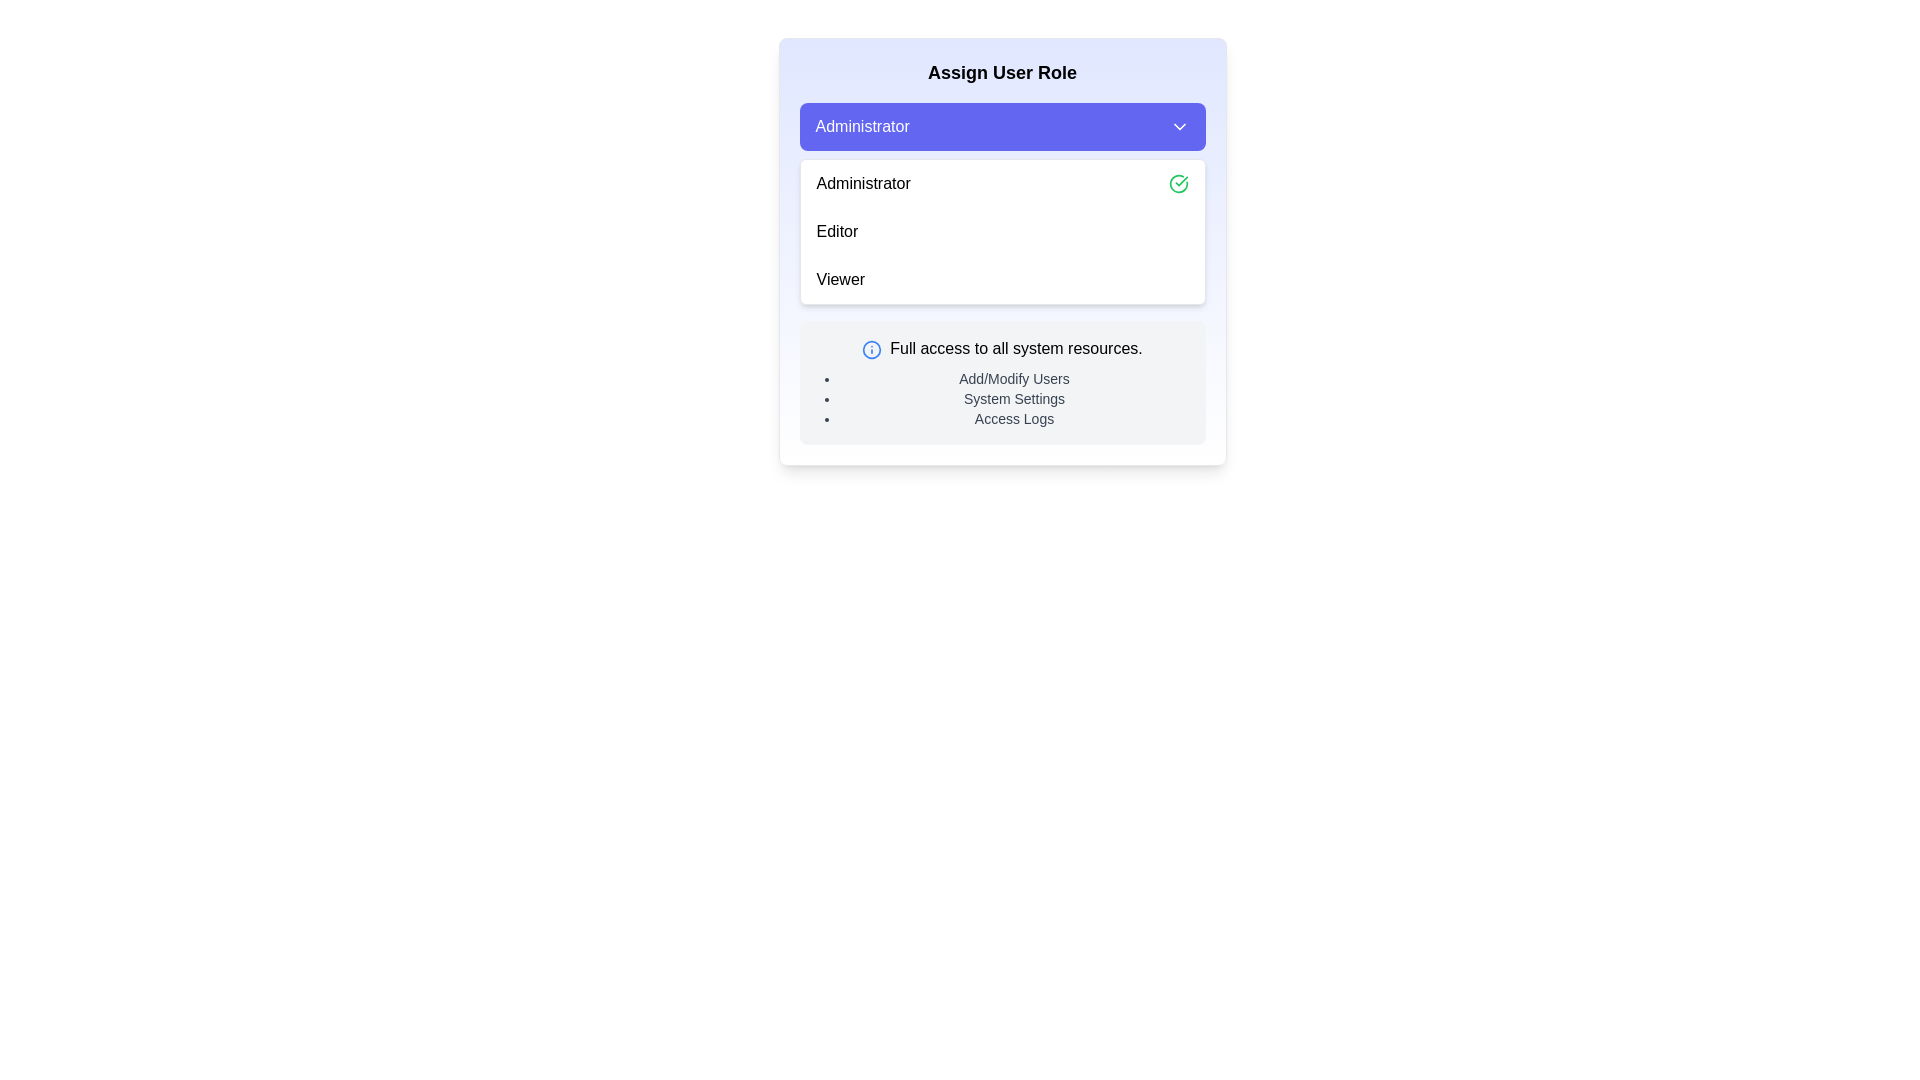 The width and height of the screenshot is (1920, 1080). What do you see at coordinates (1178, 184) in the screenshot?
I see `the visual icon indicating that the 'Administrator' option is currently selected in the dropdown menu, located to the right of the text 'Administrator'` at bounding box center [1178, 184].